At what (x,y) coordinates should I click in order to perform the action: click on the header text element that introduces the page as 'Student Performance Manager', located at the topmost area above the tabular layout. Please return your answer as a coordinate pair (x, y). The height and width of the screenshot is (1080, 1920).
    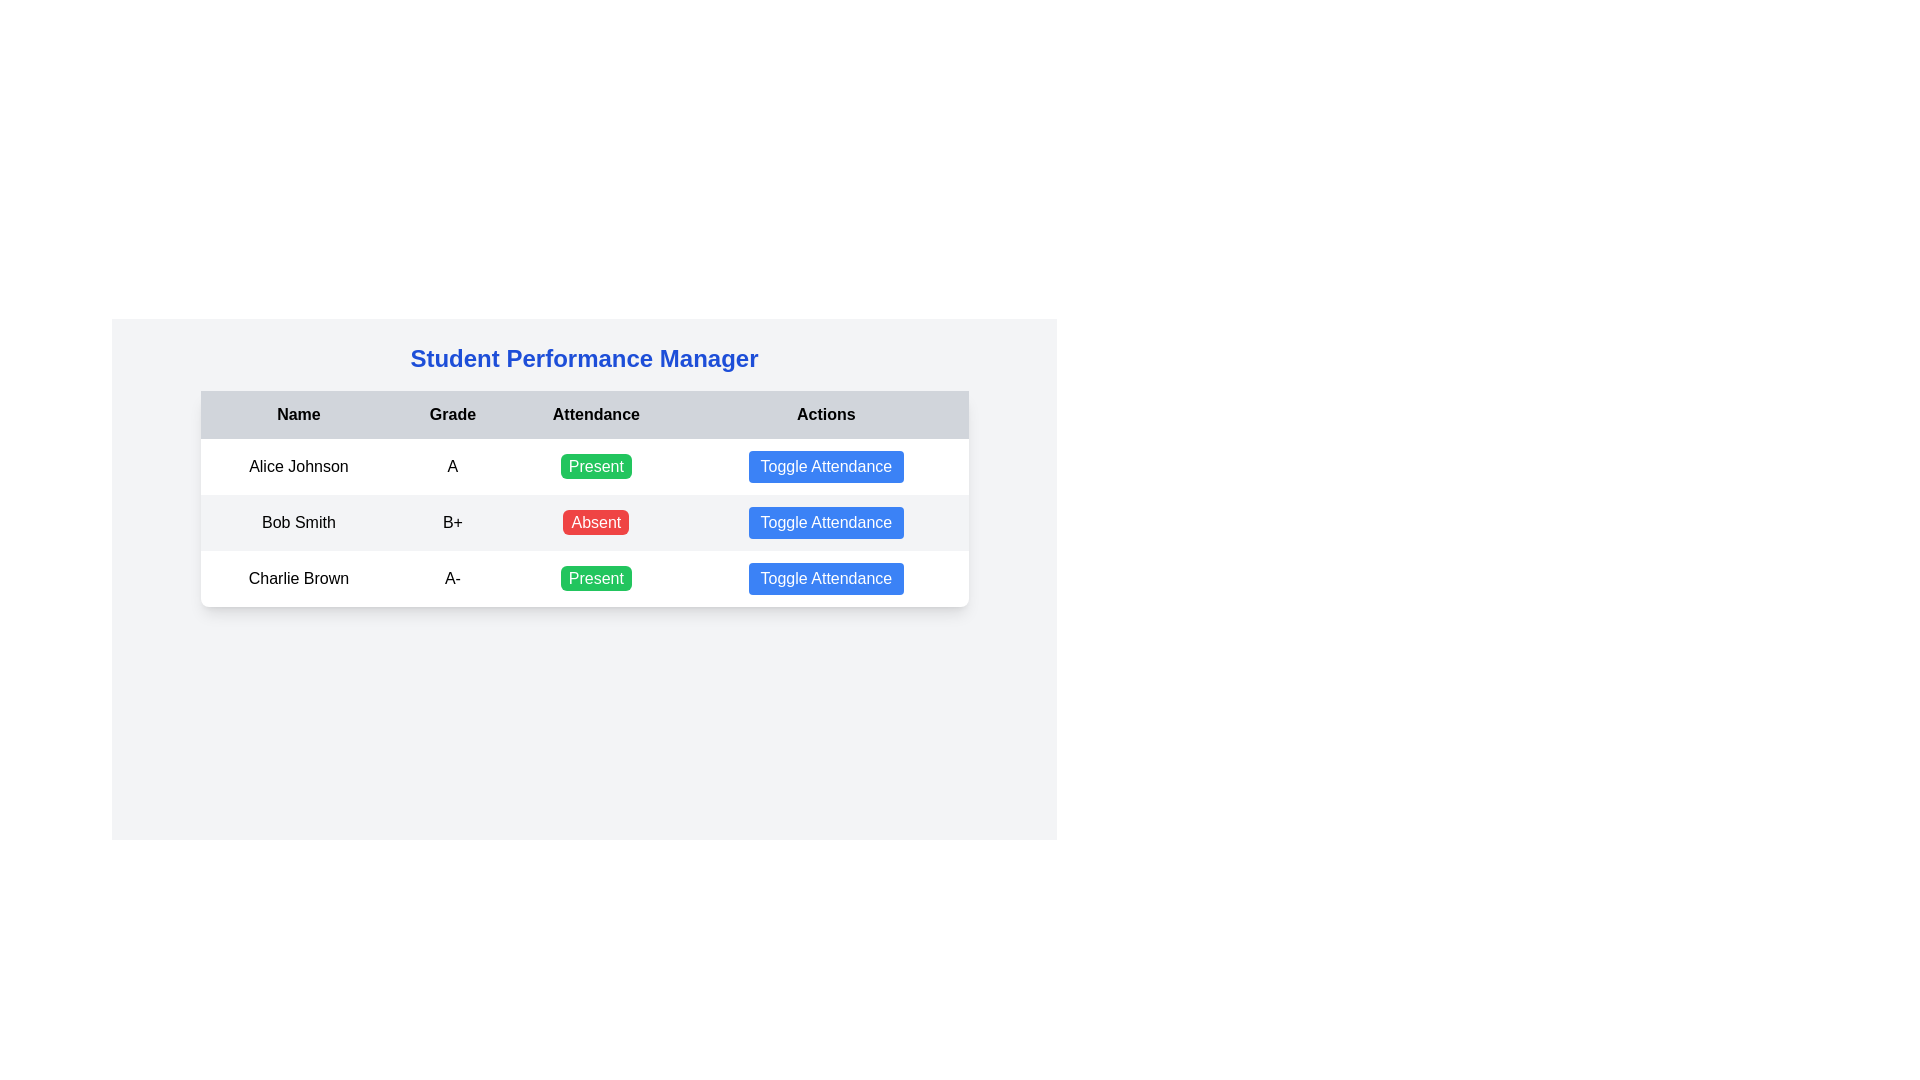
    Looking at the image, I should click on (583, 357).